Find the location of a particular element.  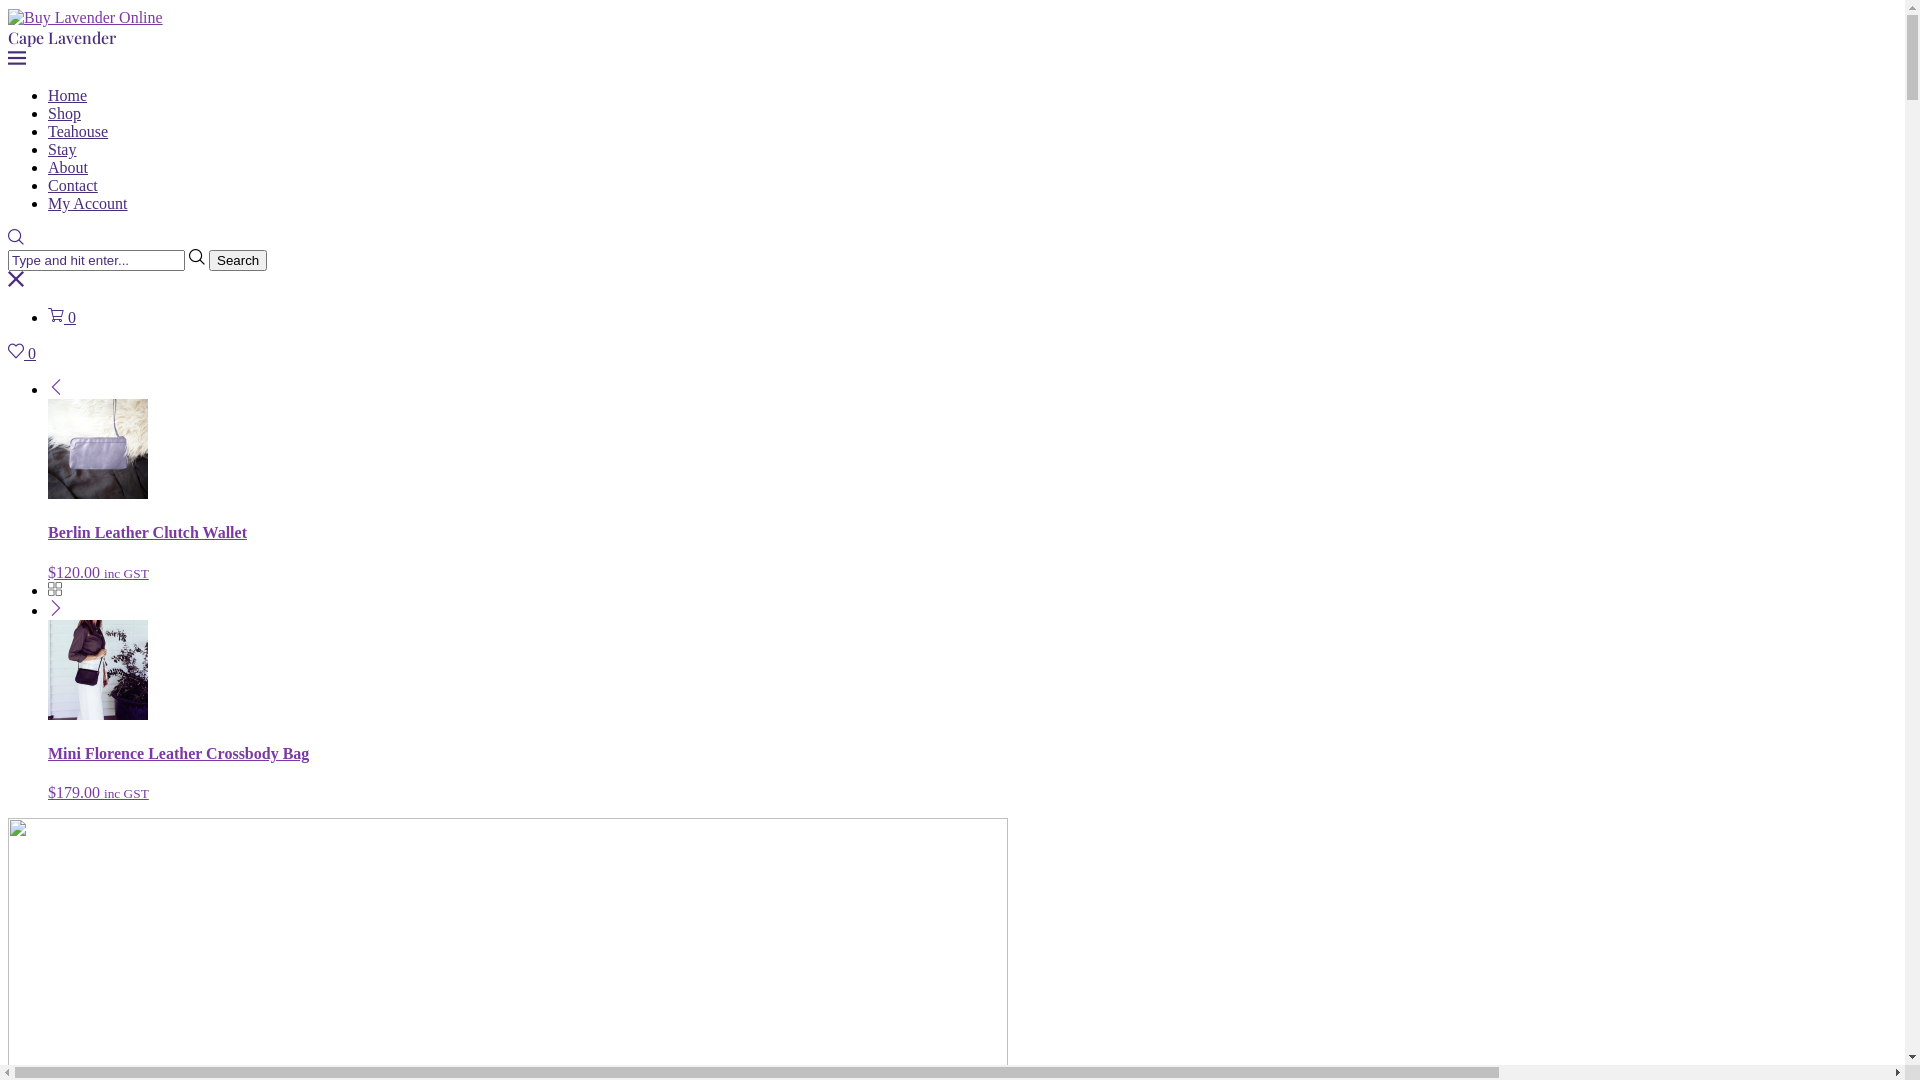

'About' is located at coordinates (67, 166).